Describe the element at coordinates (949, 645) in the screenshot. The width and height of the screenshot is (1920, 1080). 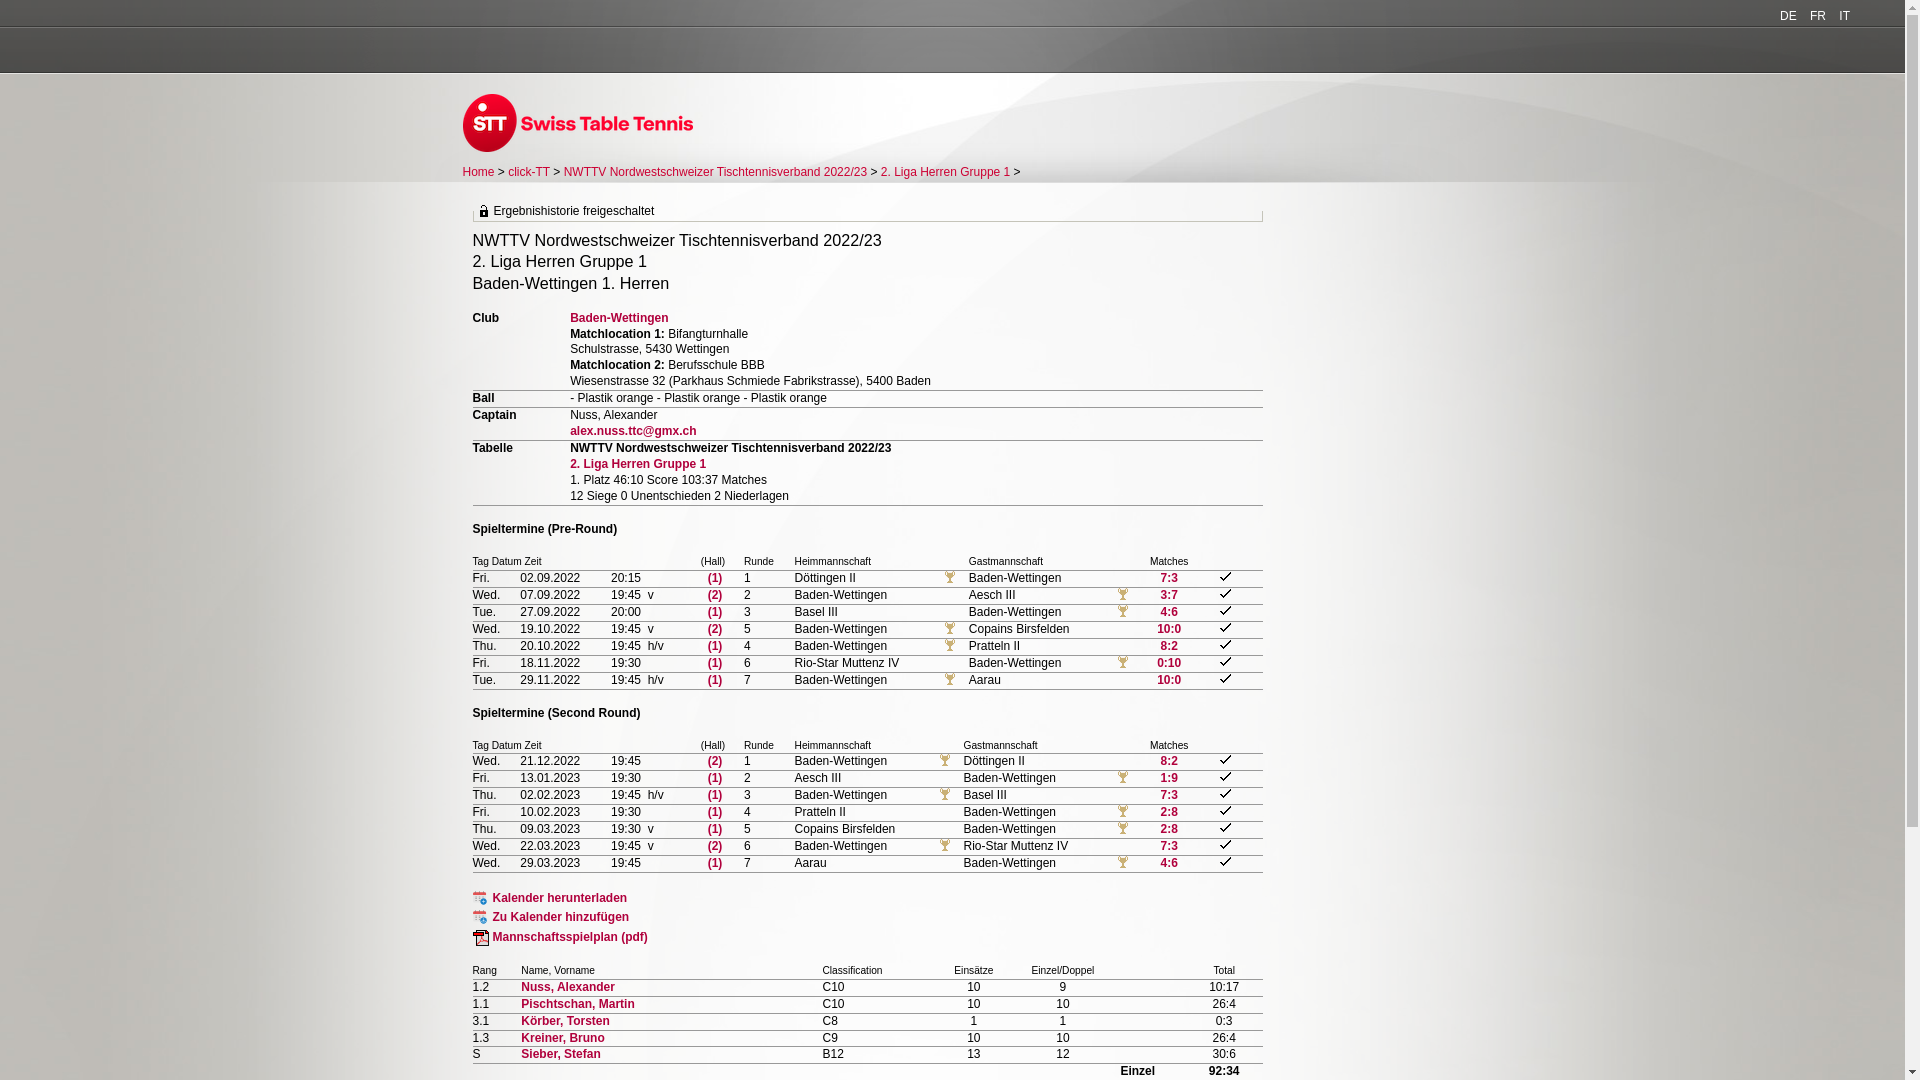
I see `'Victory'` at that location.